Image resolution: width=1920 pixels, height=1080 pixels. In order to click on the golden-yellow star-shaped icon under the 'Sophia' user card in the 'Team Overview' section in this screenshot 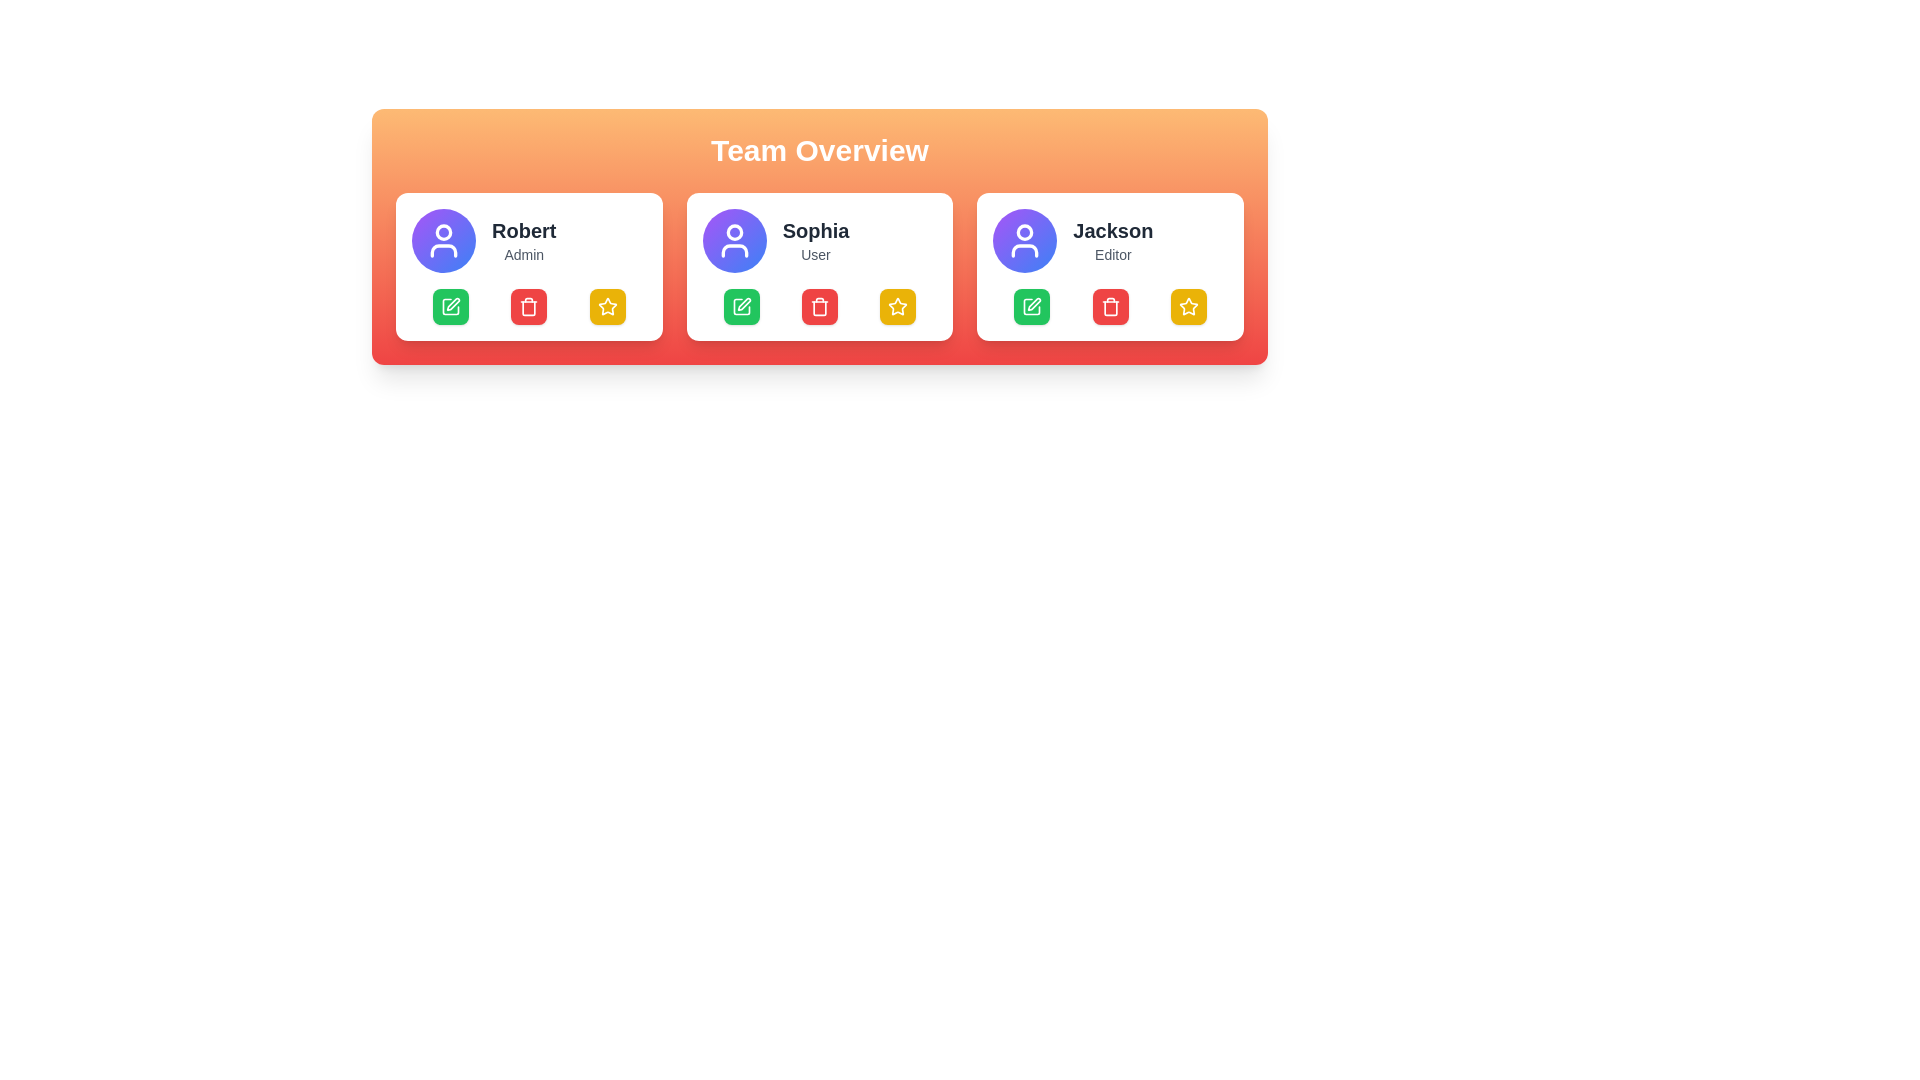, I will do `click(897, 307)`.